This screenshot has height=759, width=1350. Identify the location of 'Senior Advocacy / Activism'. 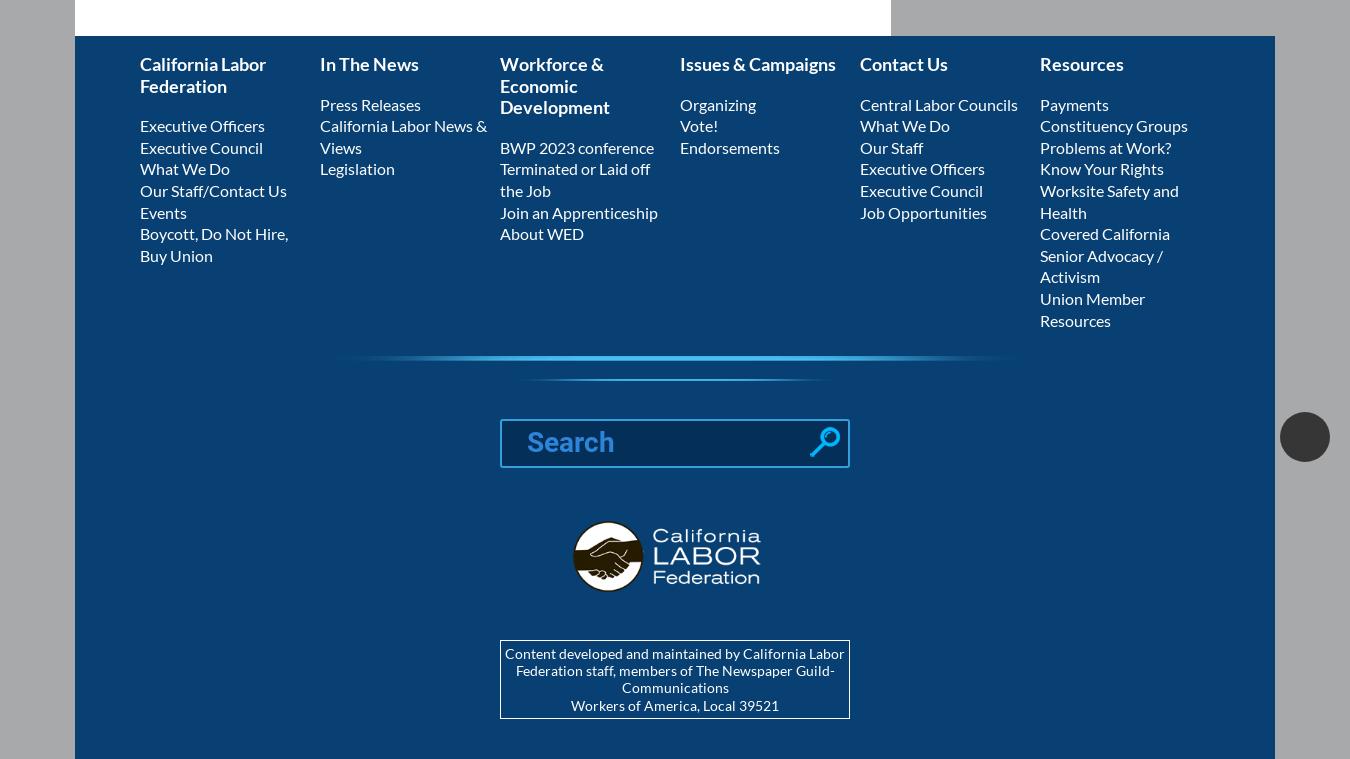
(1101, 264).